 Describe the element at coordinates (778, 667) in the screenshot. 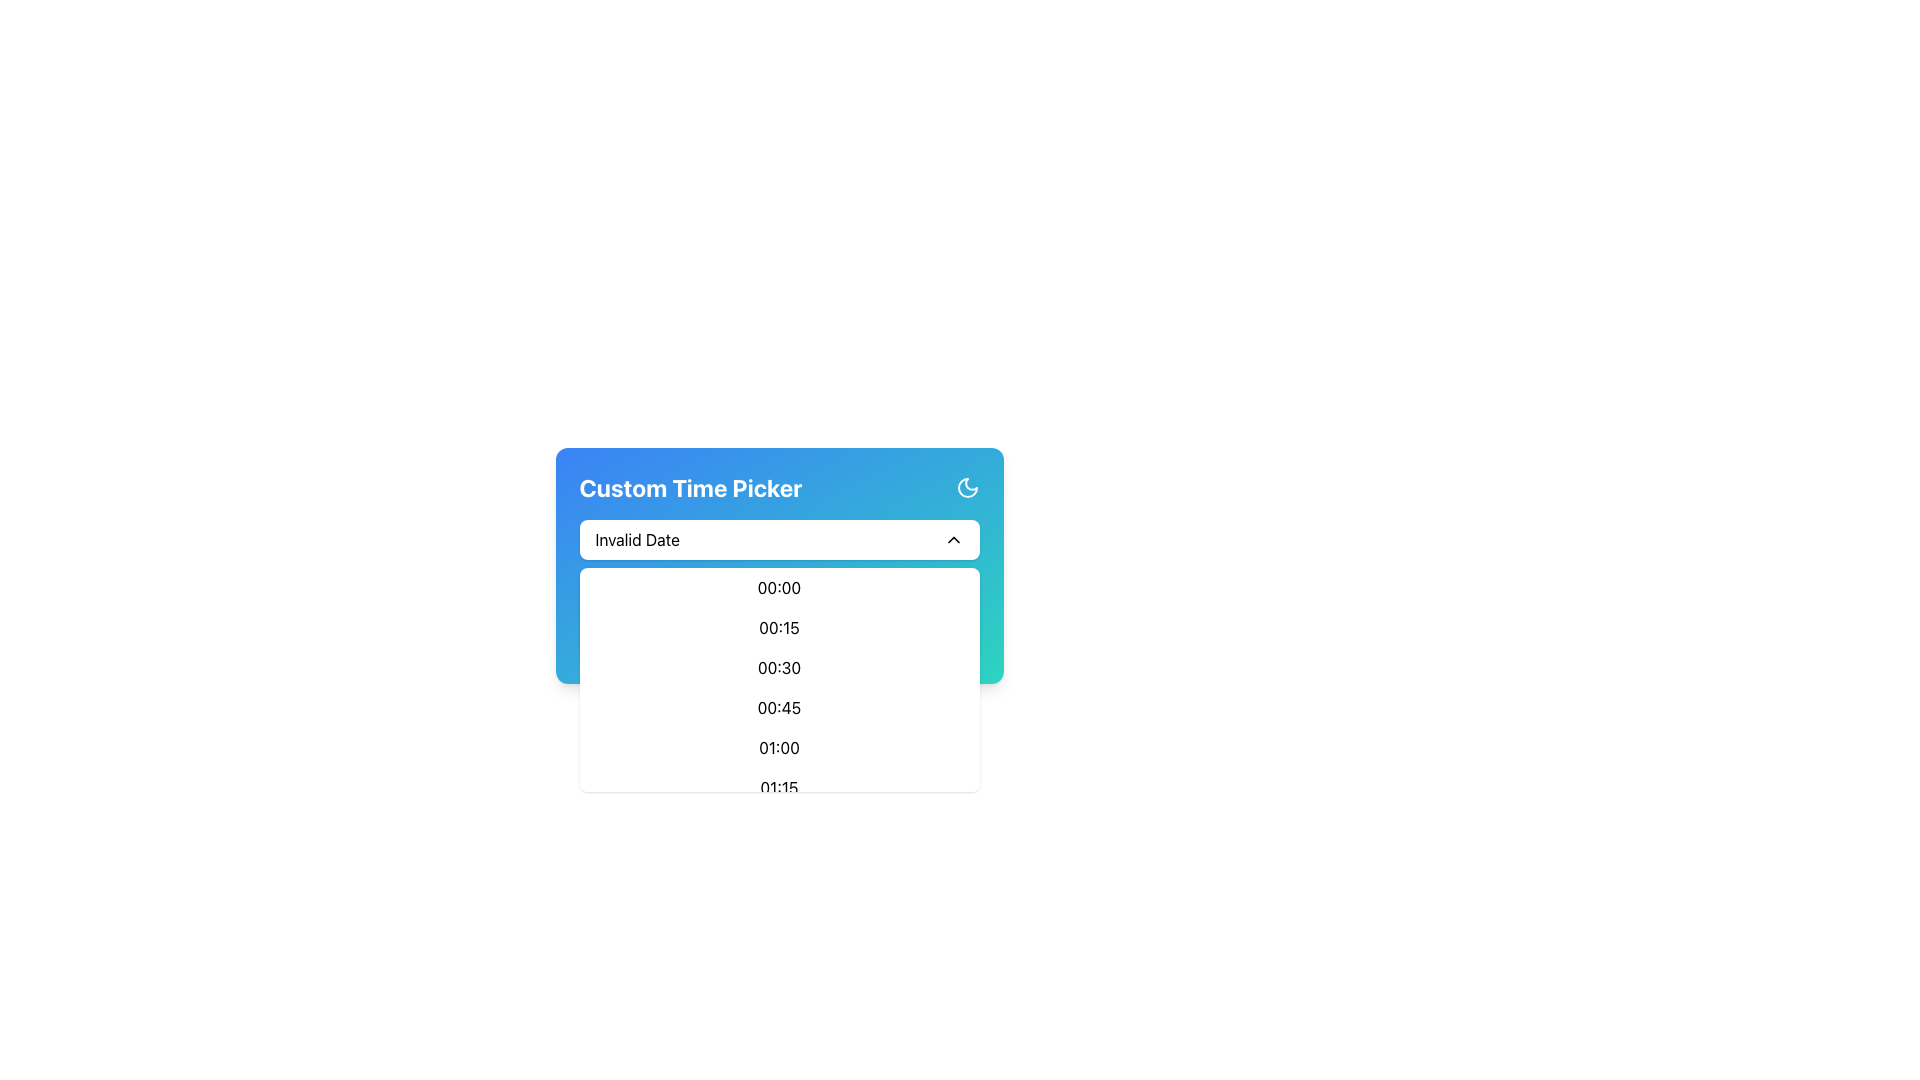

I see `the dropdown menu item displaying '00:30'` at that location.